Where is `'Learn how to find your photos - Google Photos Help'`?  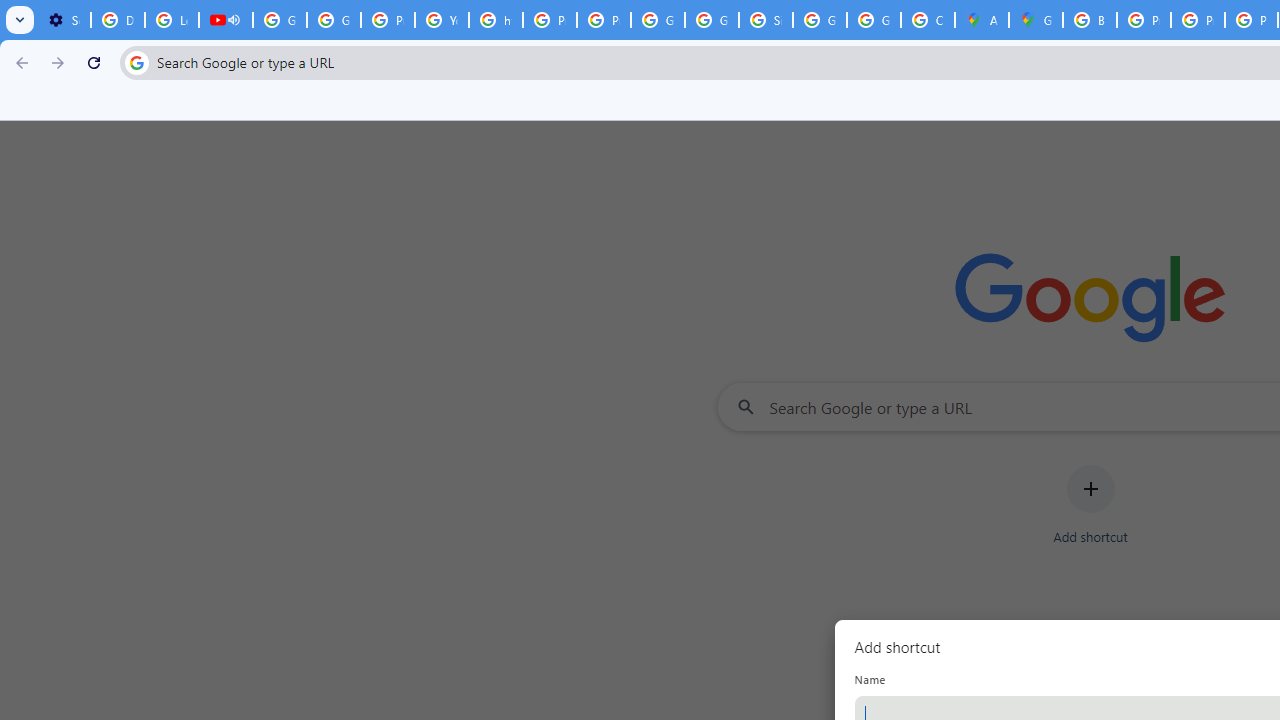 'Learn how to find your photos - Google Photos Help' is located at coordinates (171, 20).